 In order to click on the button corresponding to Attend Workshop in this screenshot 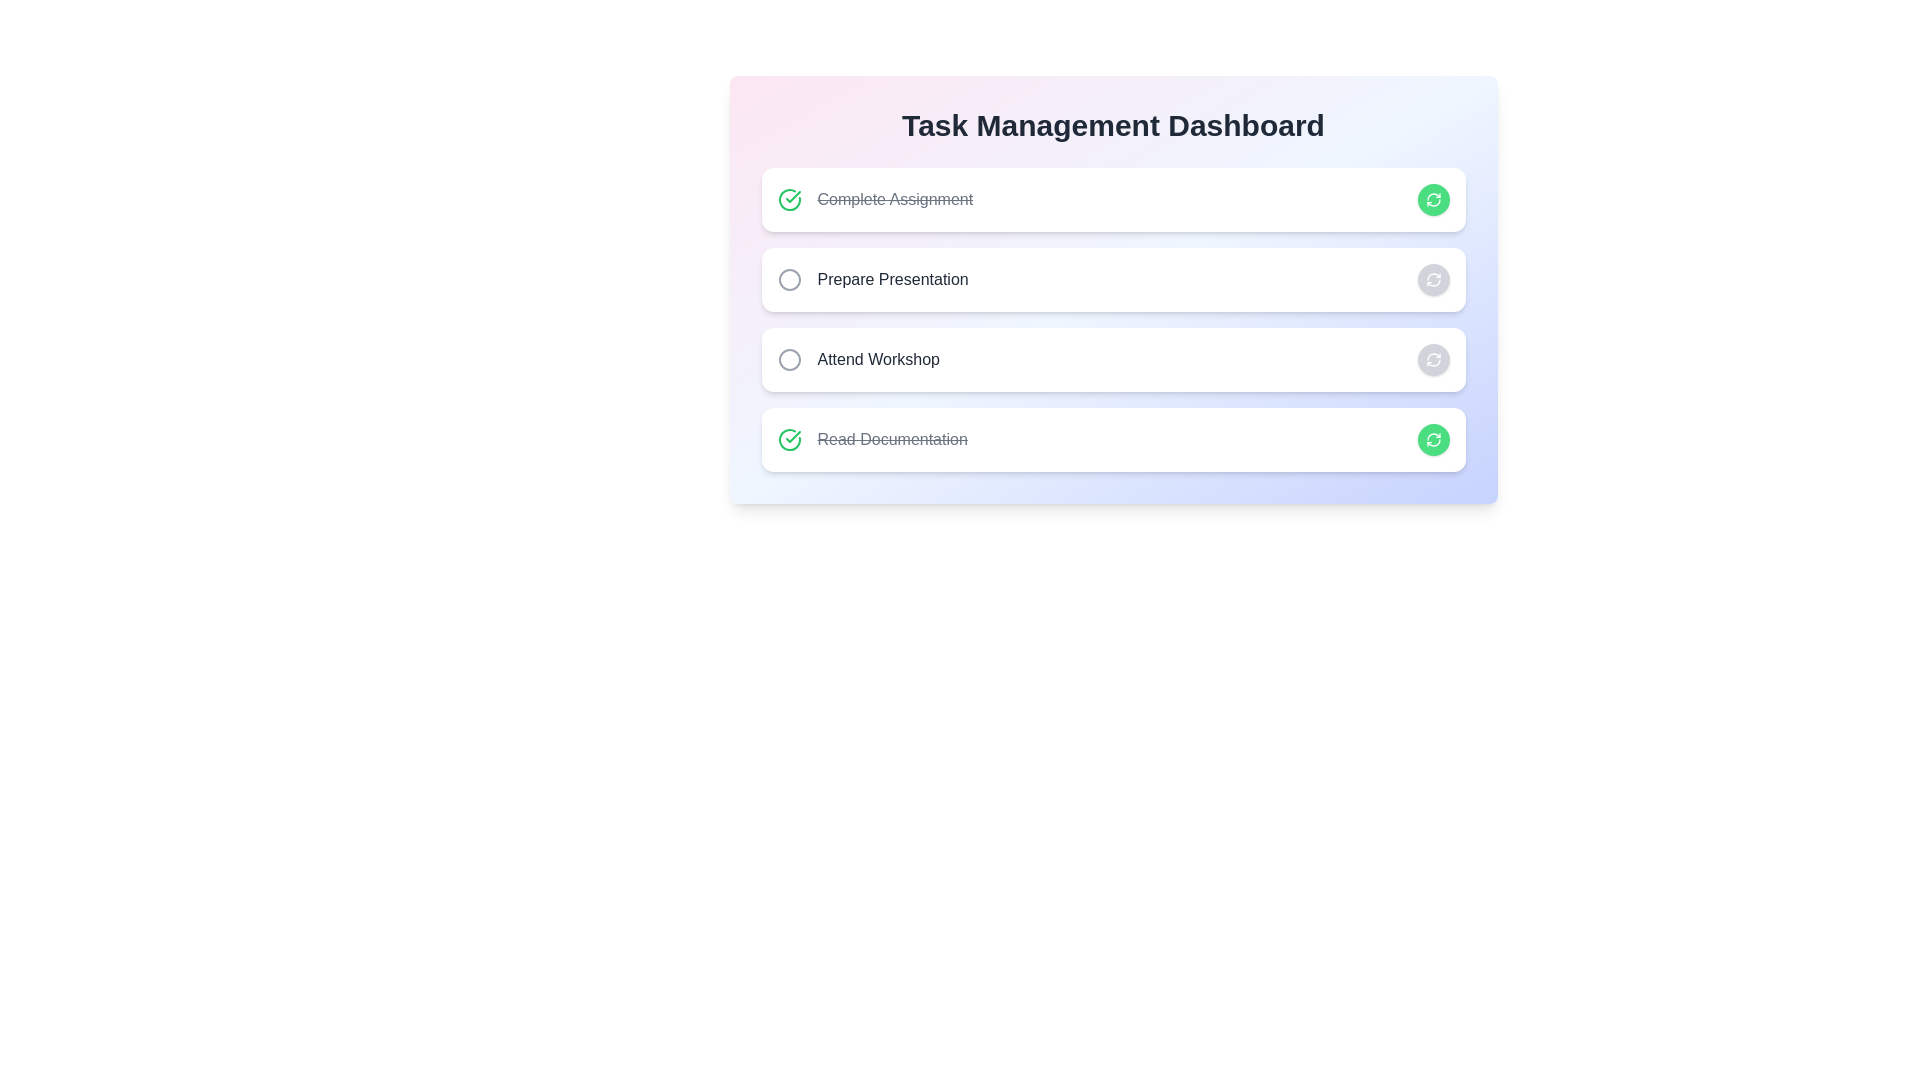, I will do `click(1432, 358)`.